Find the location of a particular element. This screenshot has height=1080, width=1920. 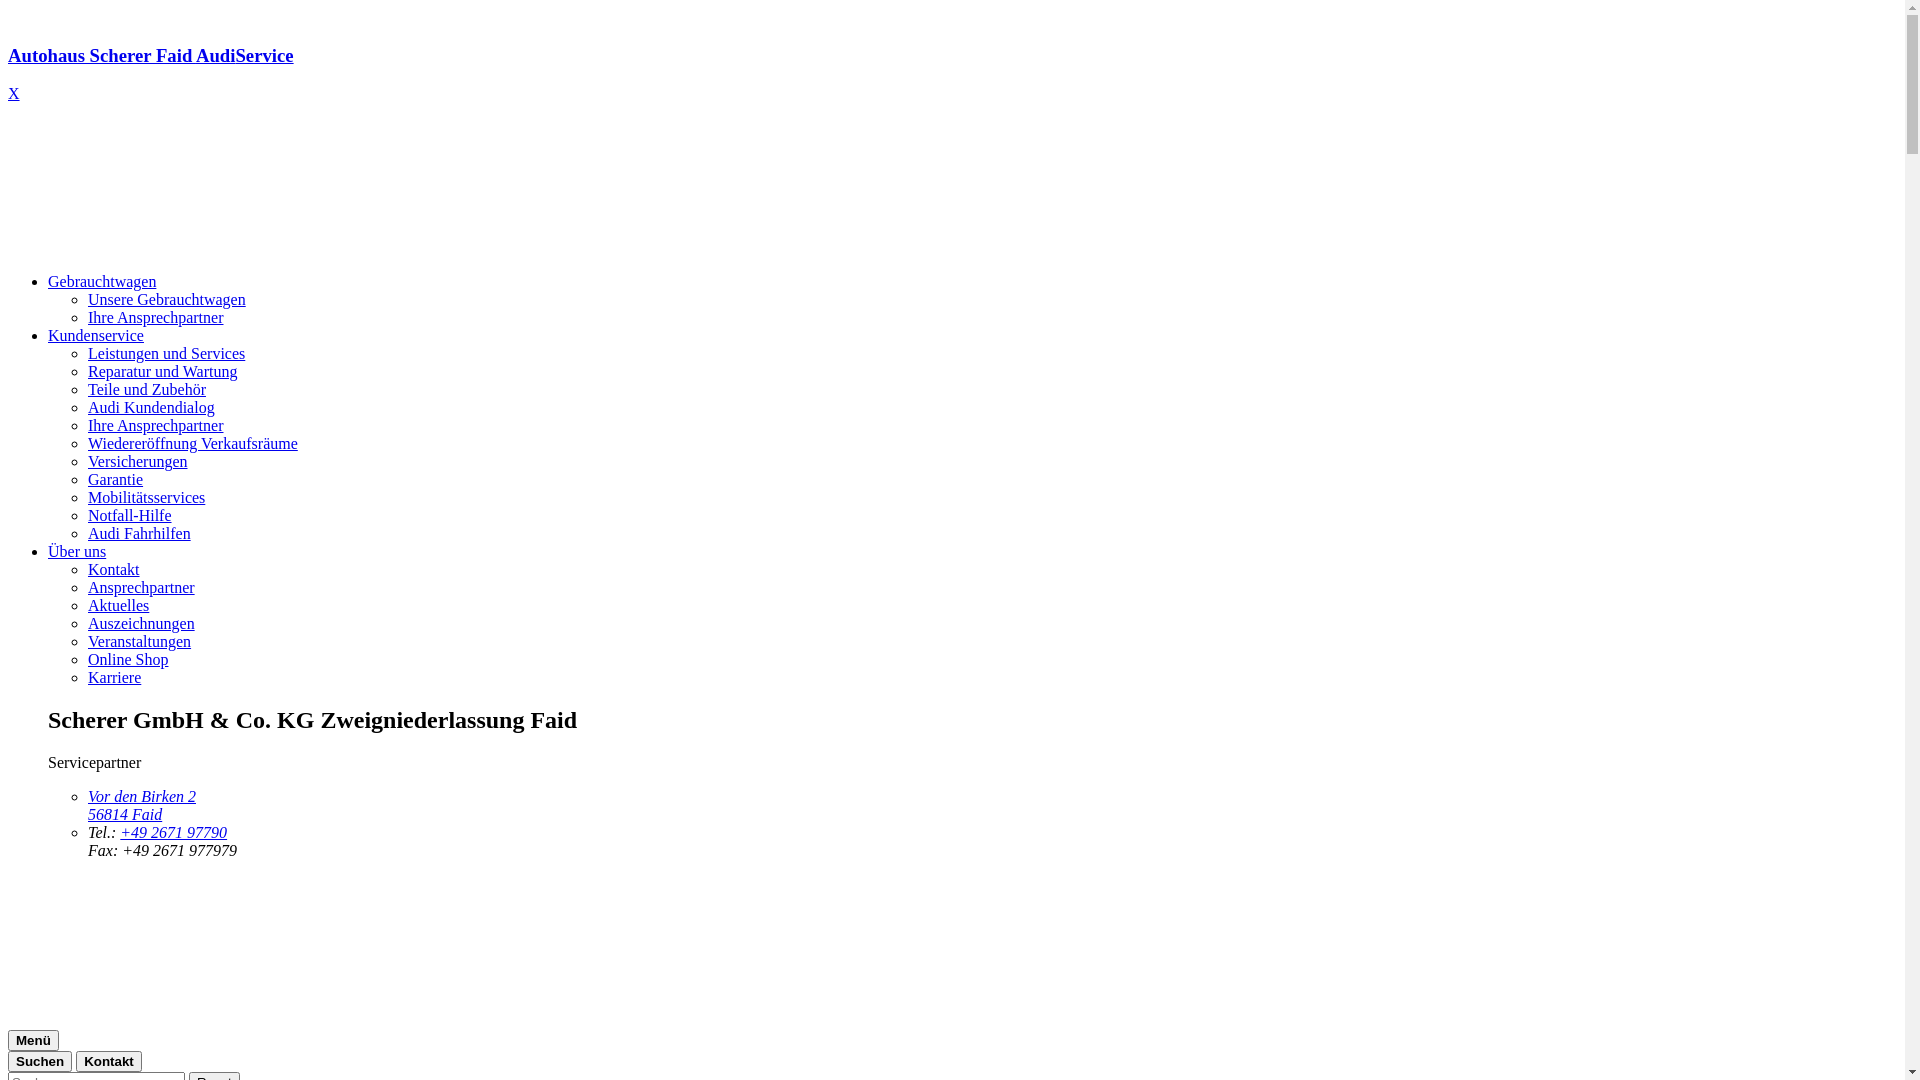

'Unsere Gebrauchtwagen' is located at coordinates (167, 299).